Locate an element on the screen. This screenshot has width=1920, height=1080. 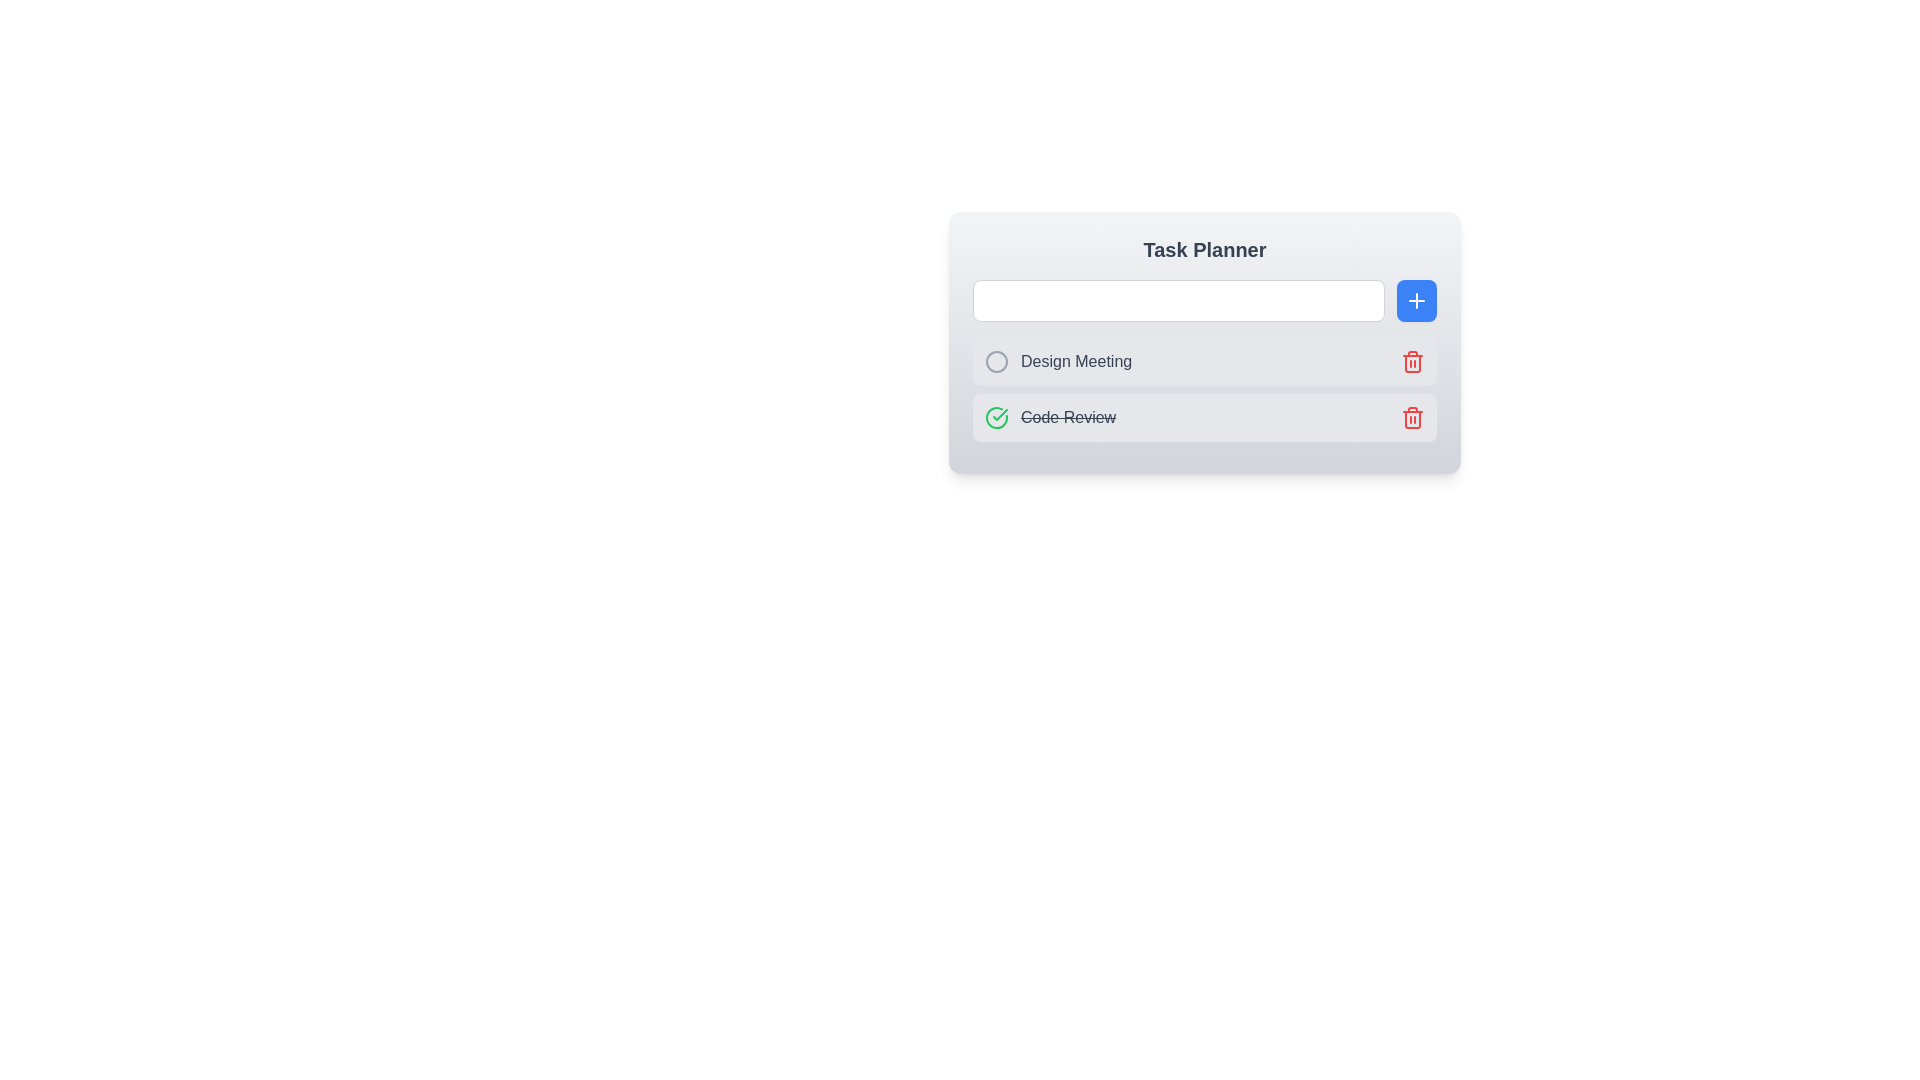
the red trash bin icon located to the right of the 'Code Review' text button is located at coordinates (1411, 362).